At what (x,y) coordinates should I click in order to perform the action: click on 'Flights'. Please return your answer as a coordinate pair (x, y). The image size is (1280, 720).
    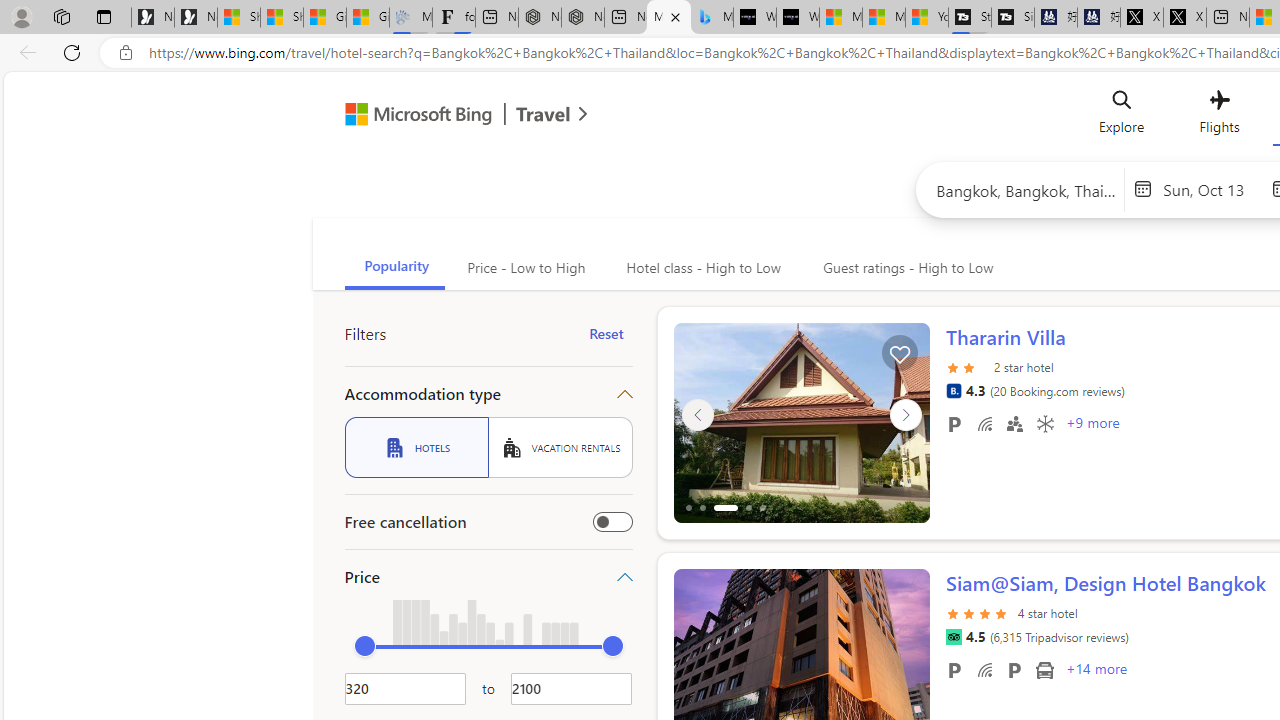
    Looking at the image, I should click on (1218, 117).